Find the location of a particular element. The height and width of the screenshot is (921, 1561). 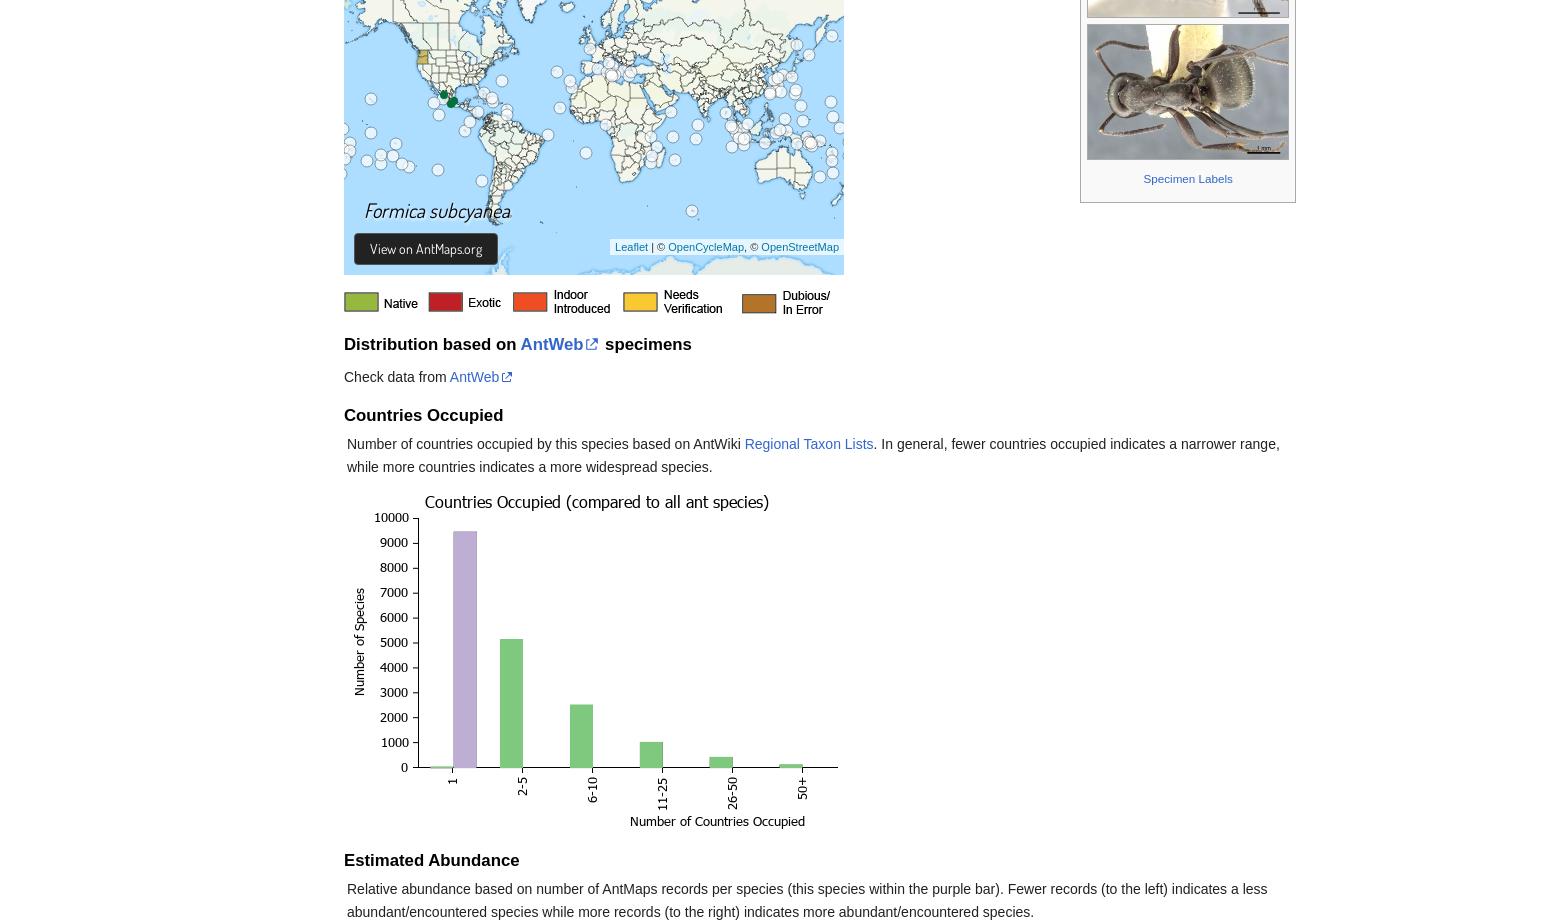

'Check data from' is located at coordinates (343, 376).